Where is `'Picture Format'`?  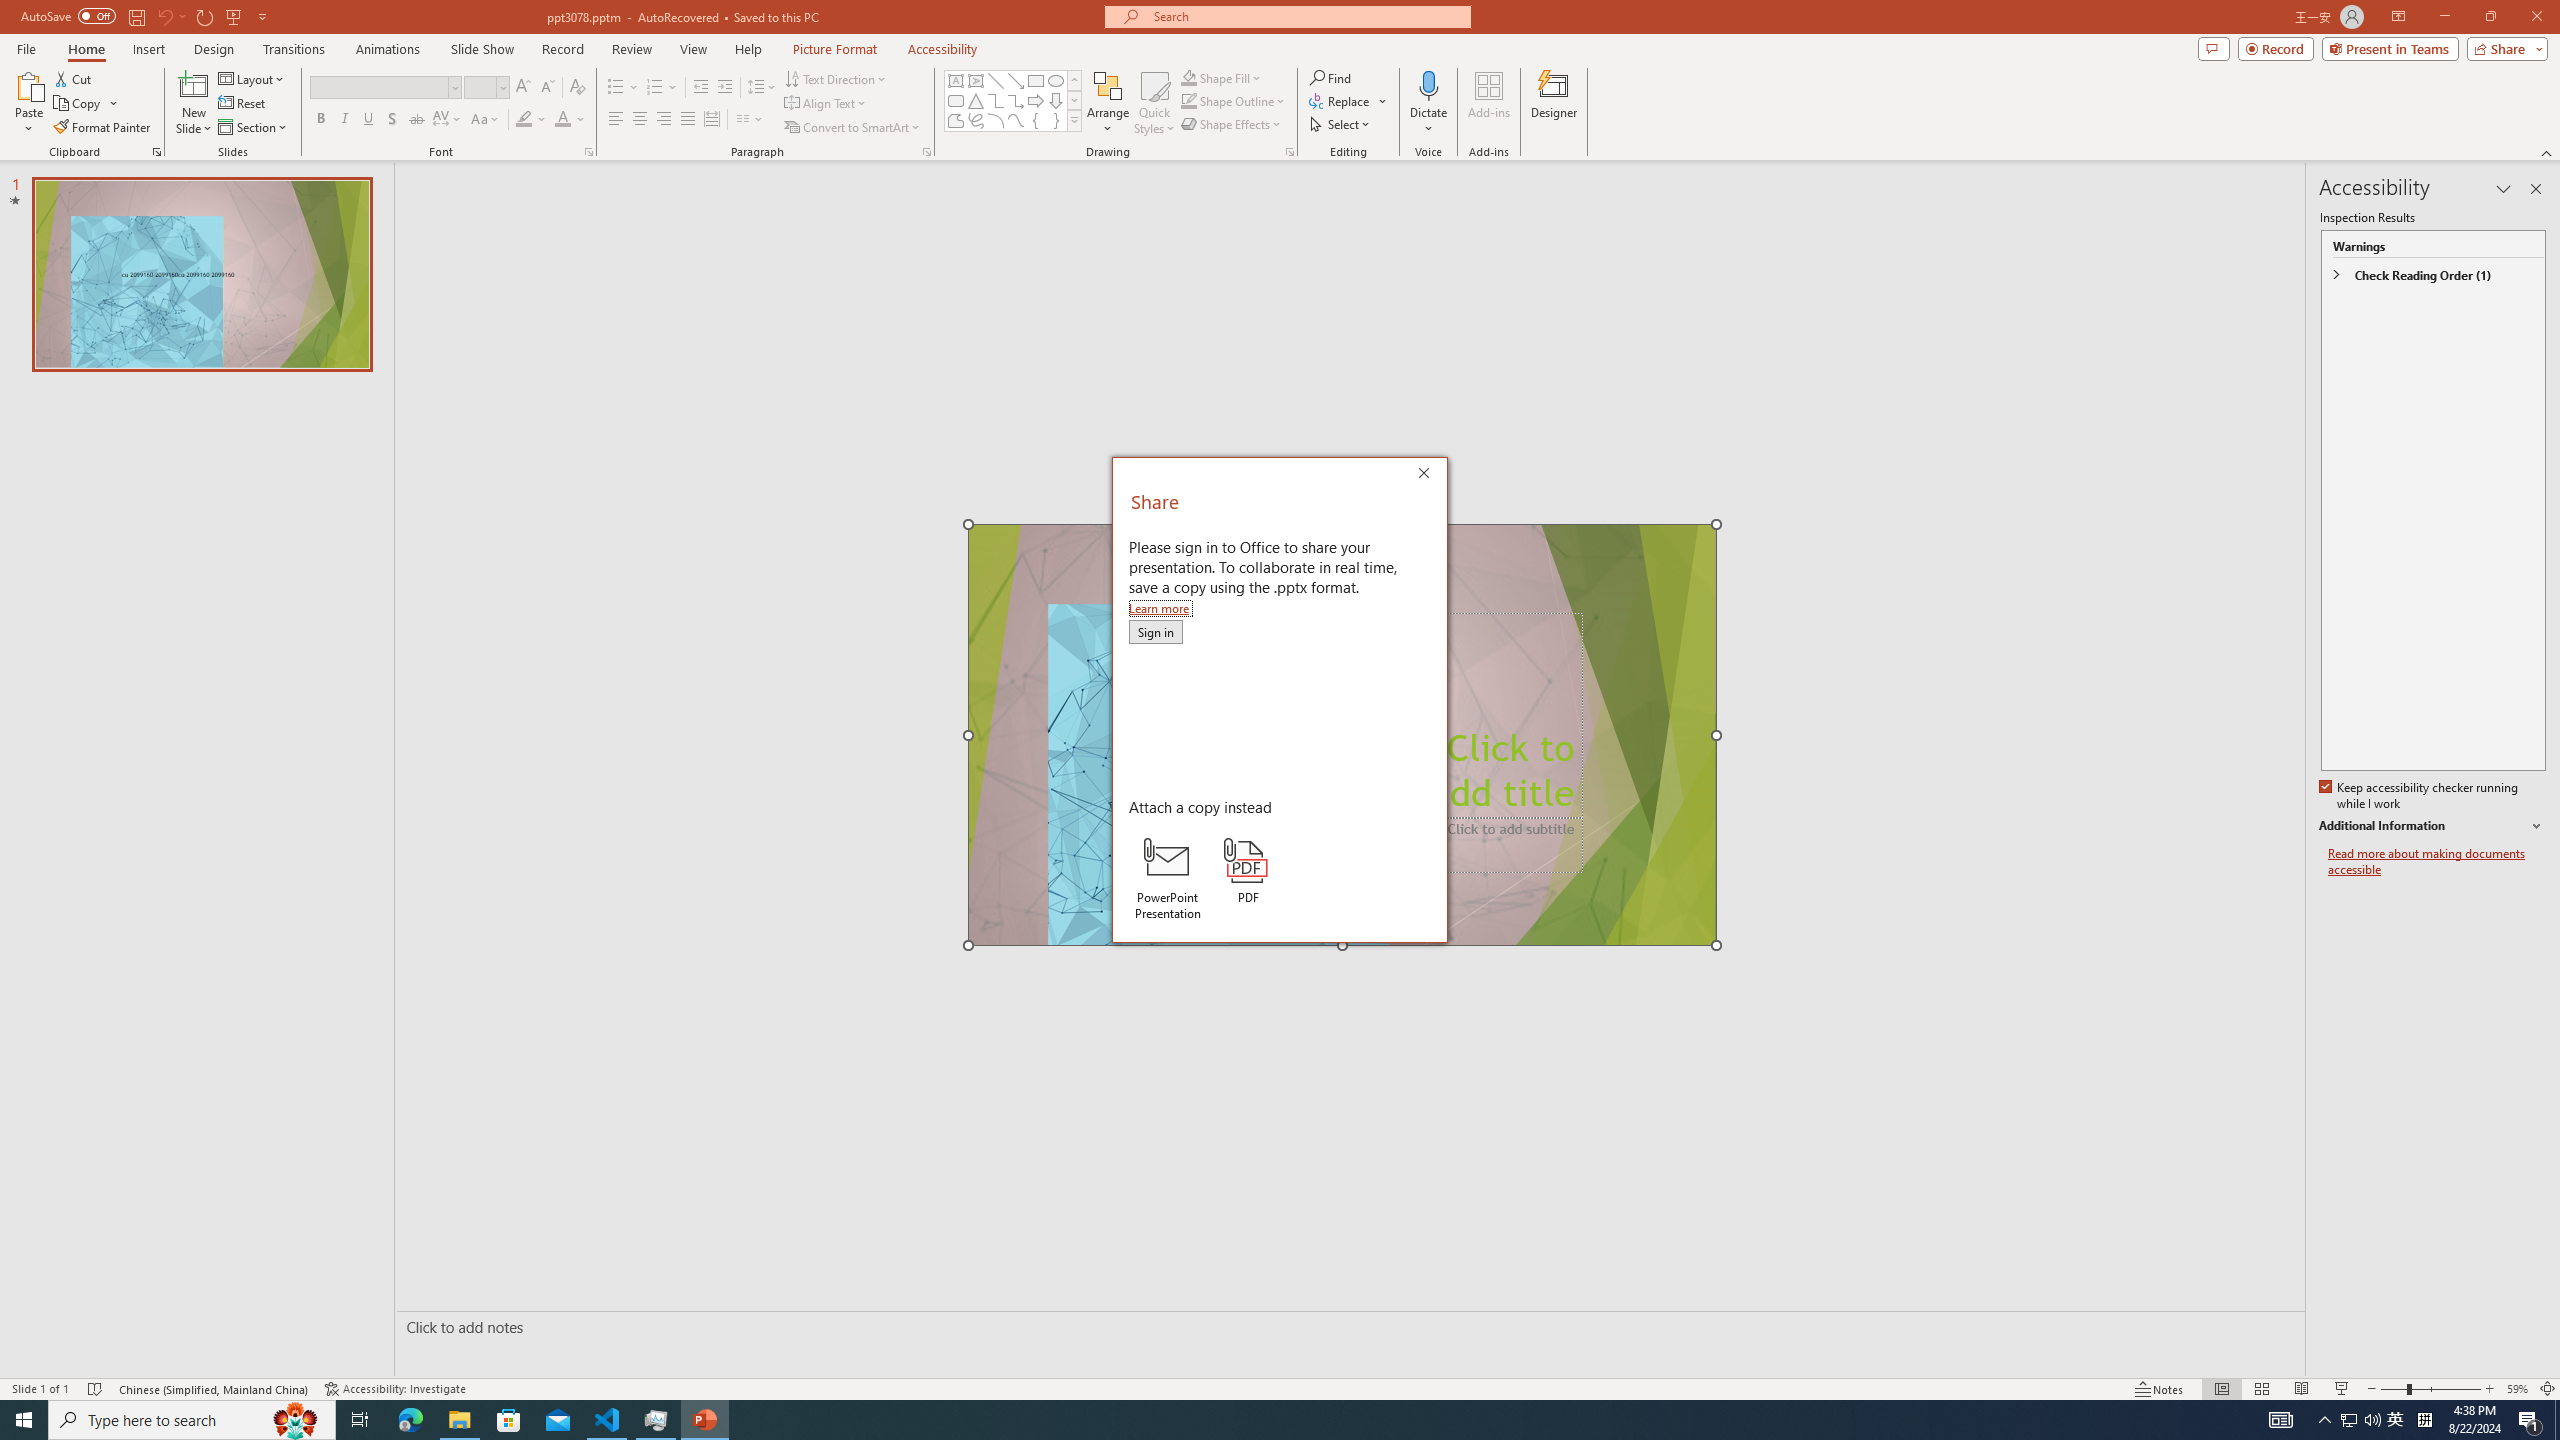 'Picture Format' is located at coordinates (835, 49).